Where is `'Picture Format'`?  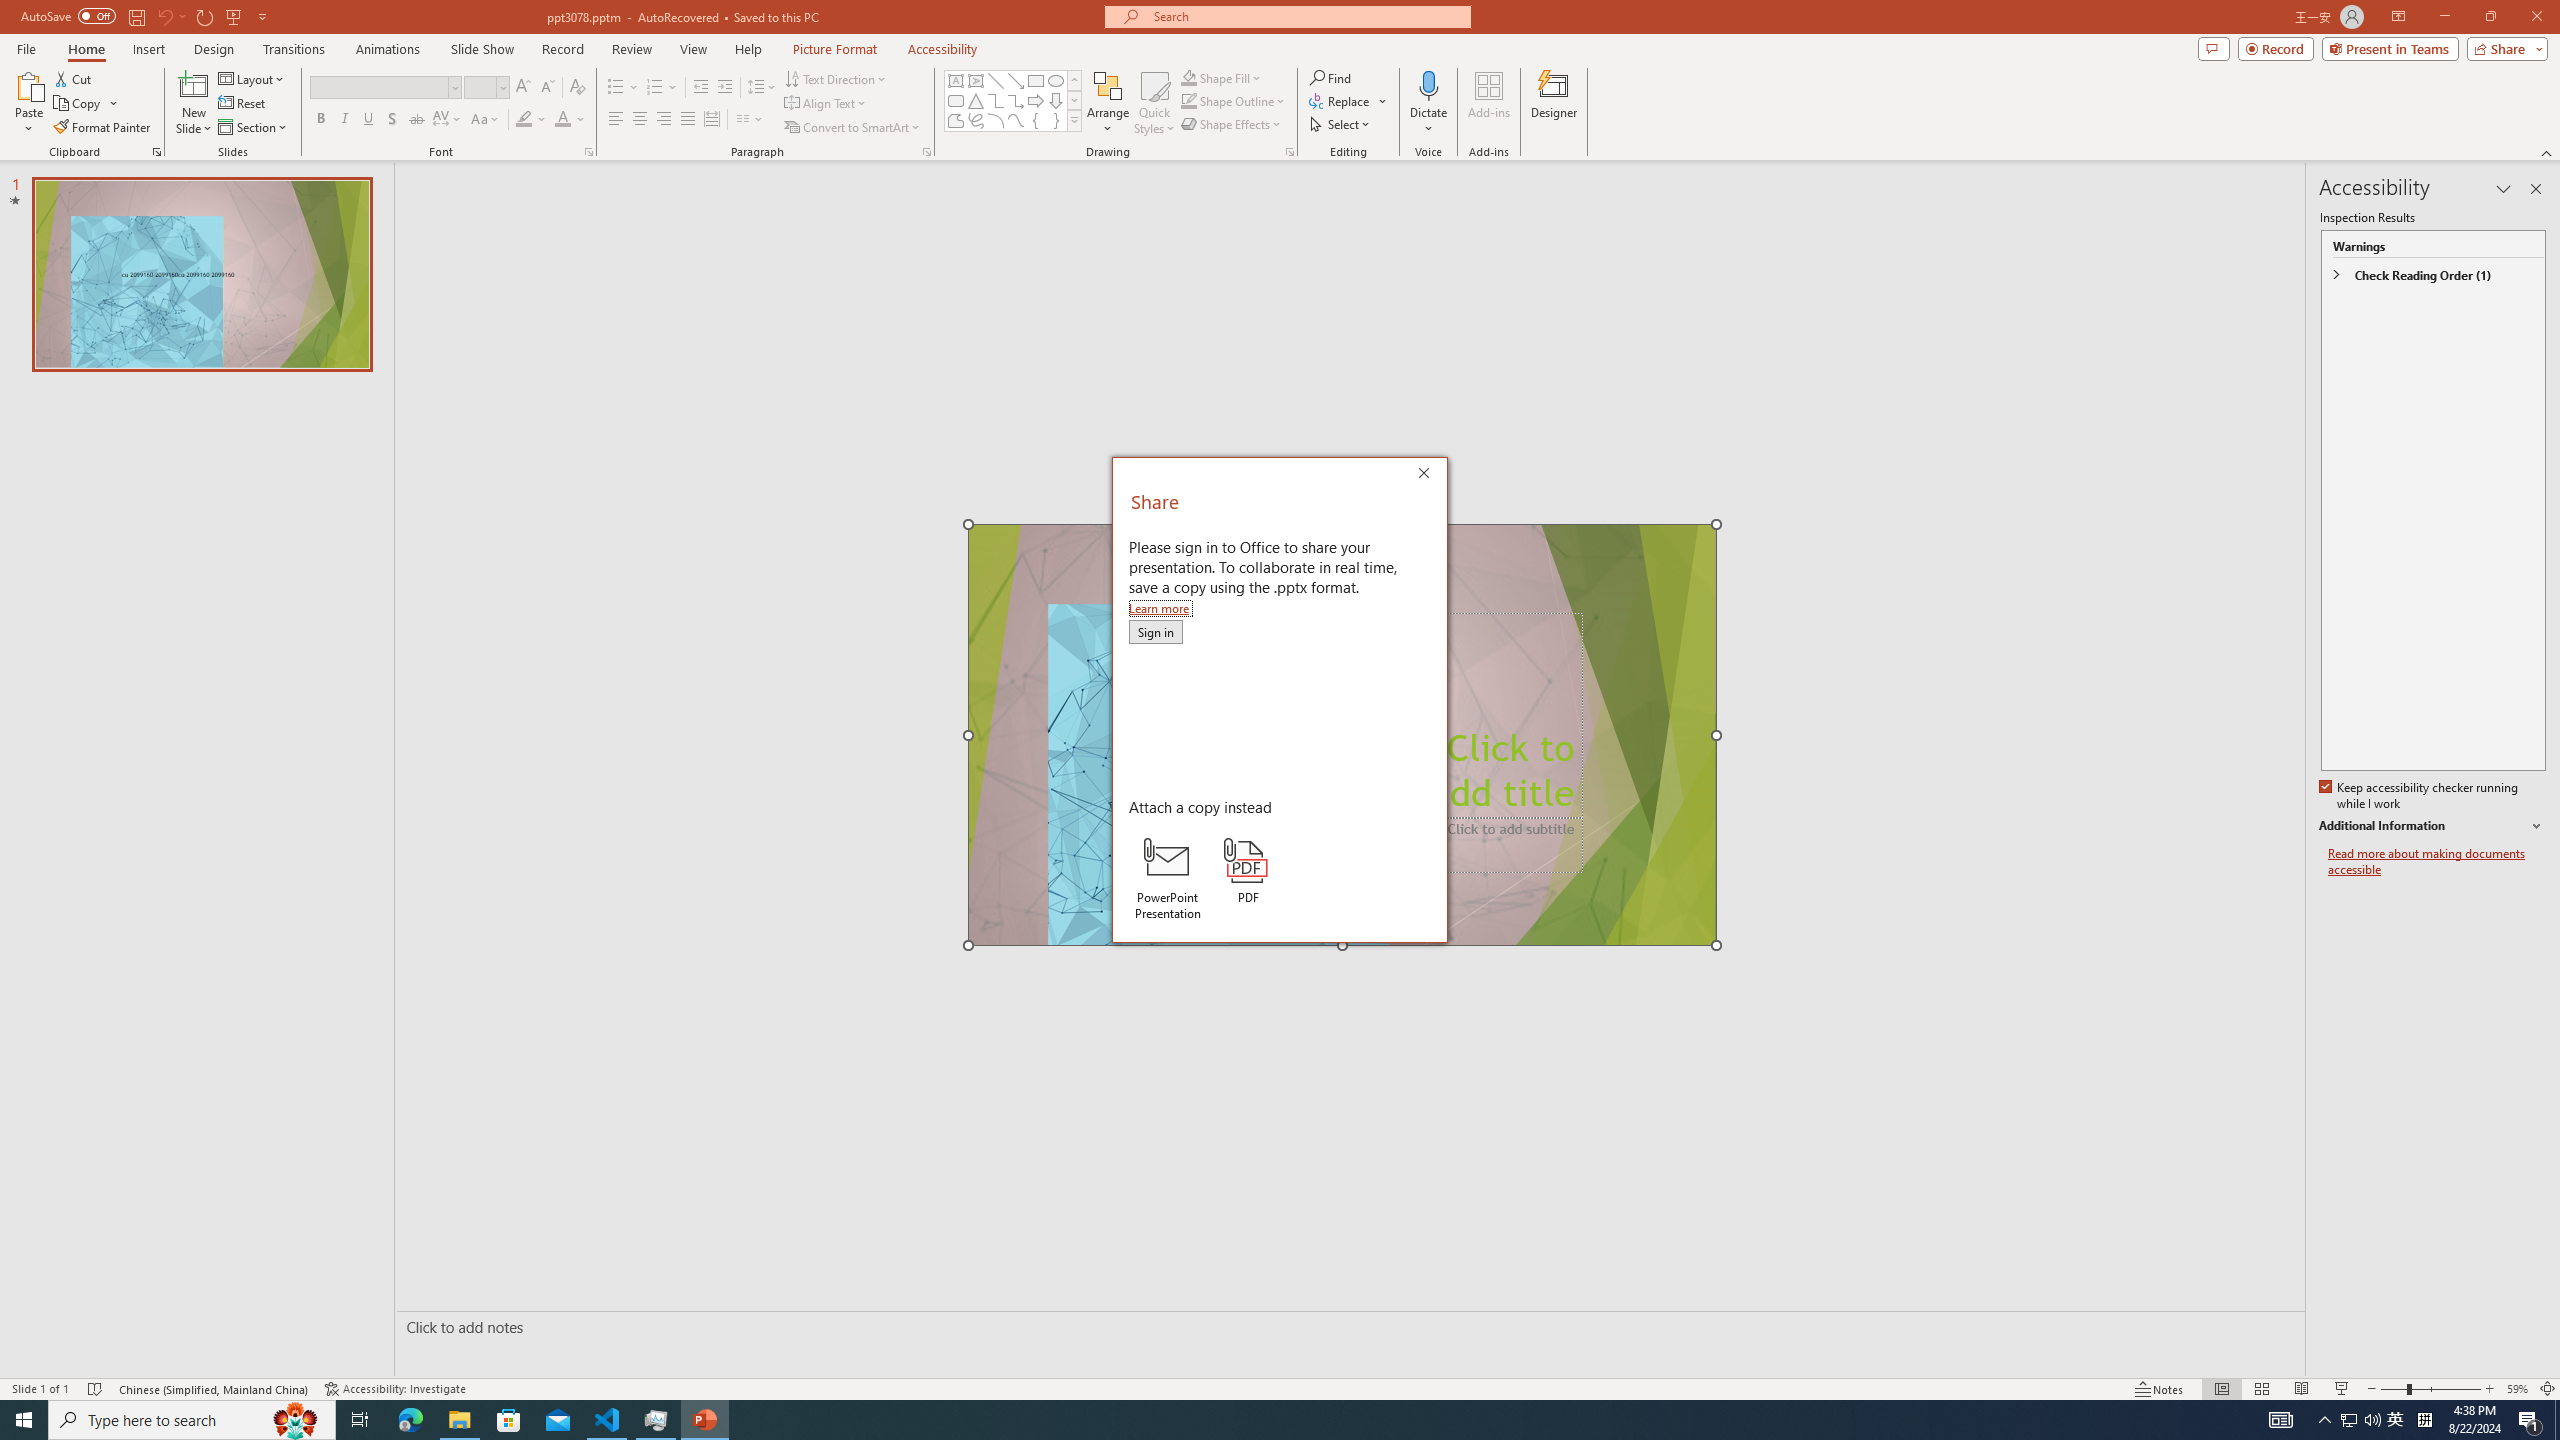 'Picture Format' is located at coordinates (835, 49).